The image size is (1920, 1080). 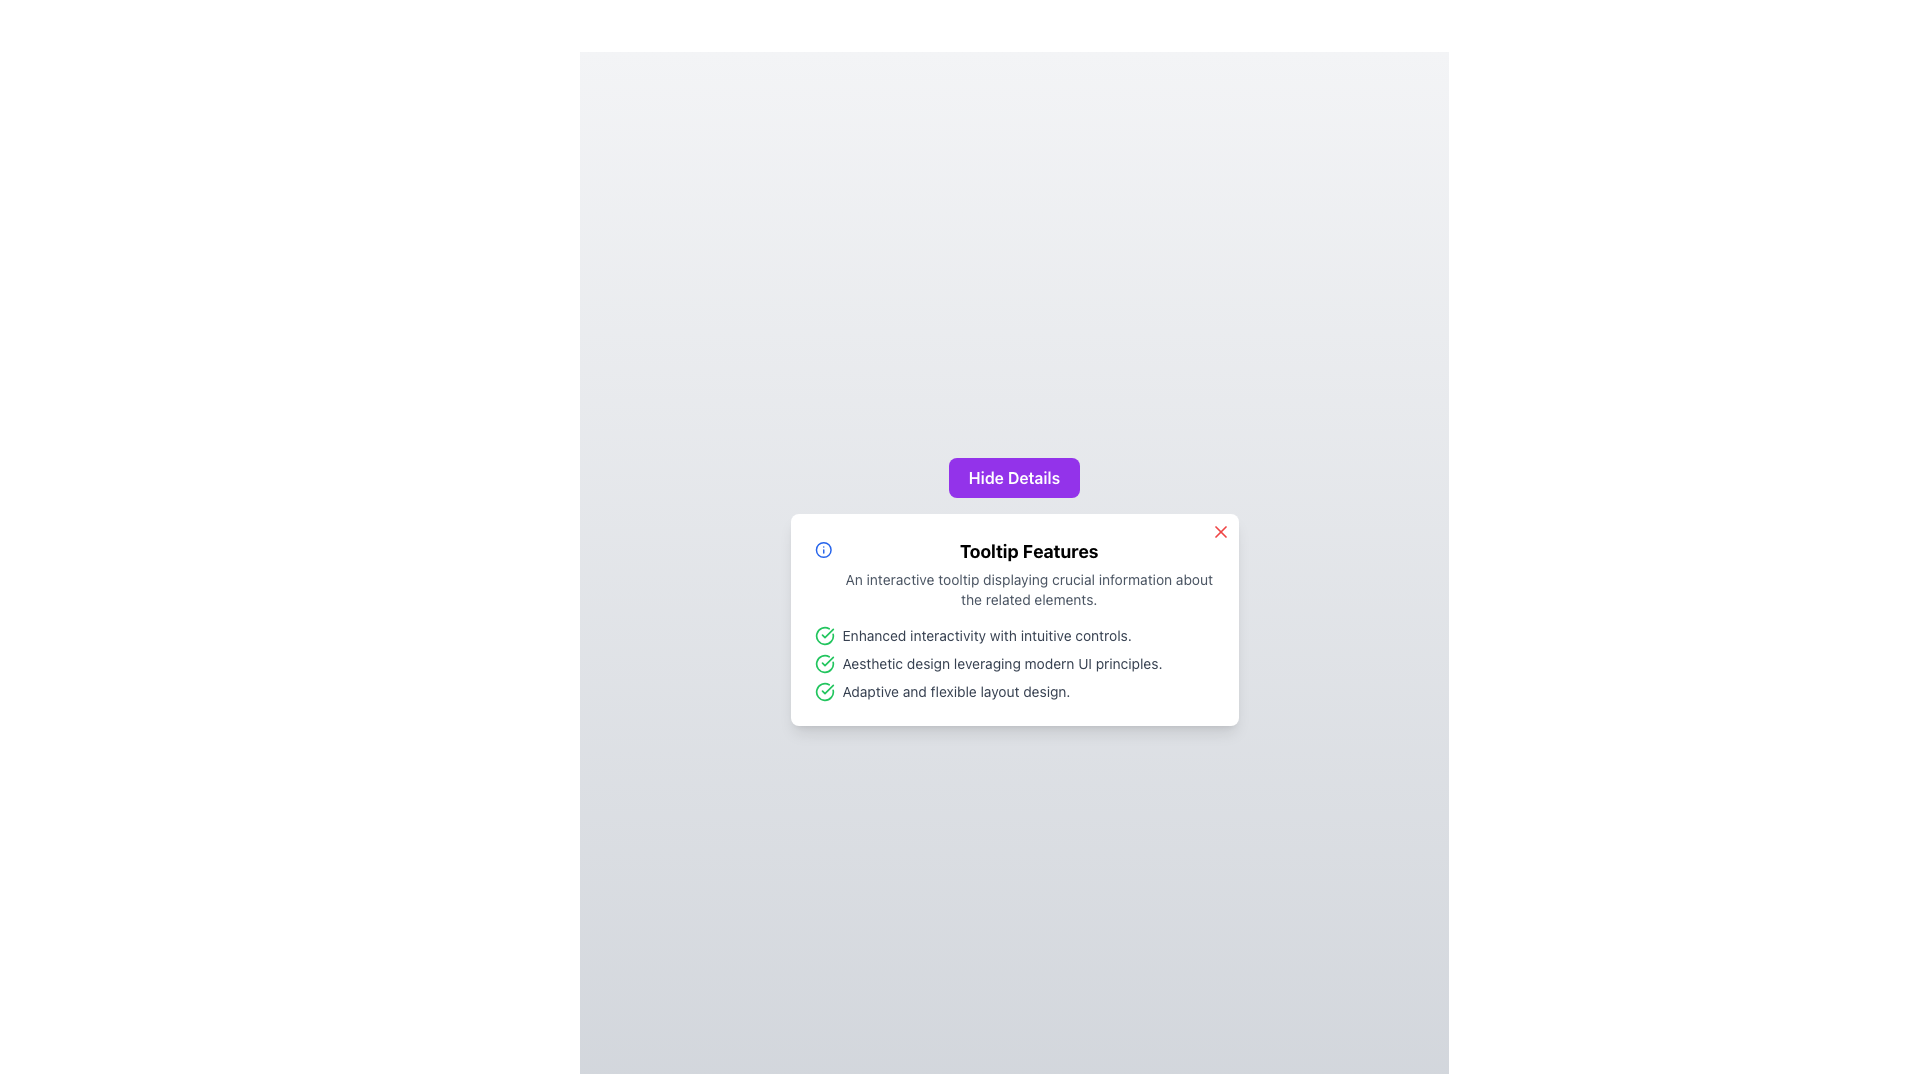 What do you see at coordinates (823, 550) in the screenshot?
I see `the filled circle SVG element located near the center of the SVG graphic, which is positioned to the left of the 'Tooltip Features' heading in the tooltip box` at bounding box center [823, 550].